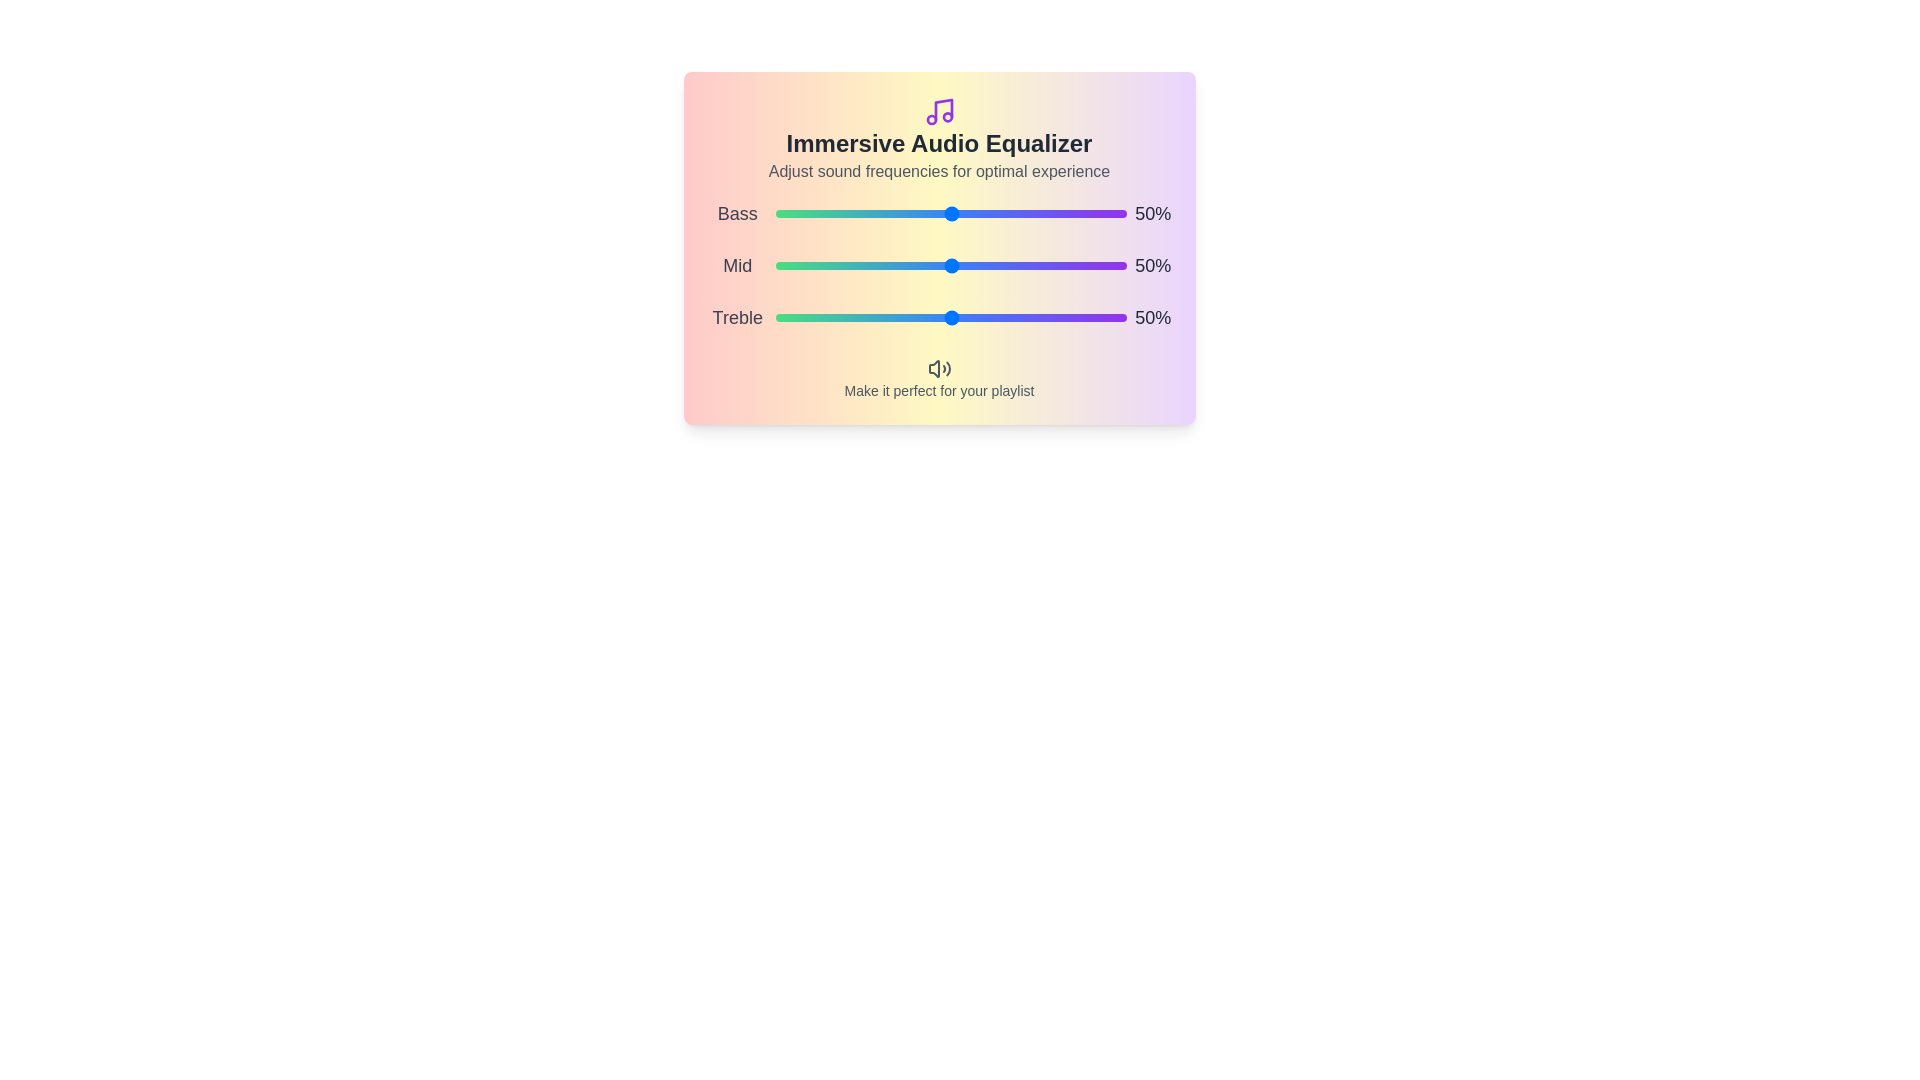 This screenshot has height=1080, width=1920. I want to click on the 0 slider to 32%, so click(1007, 213).